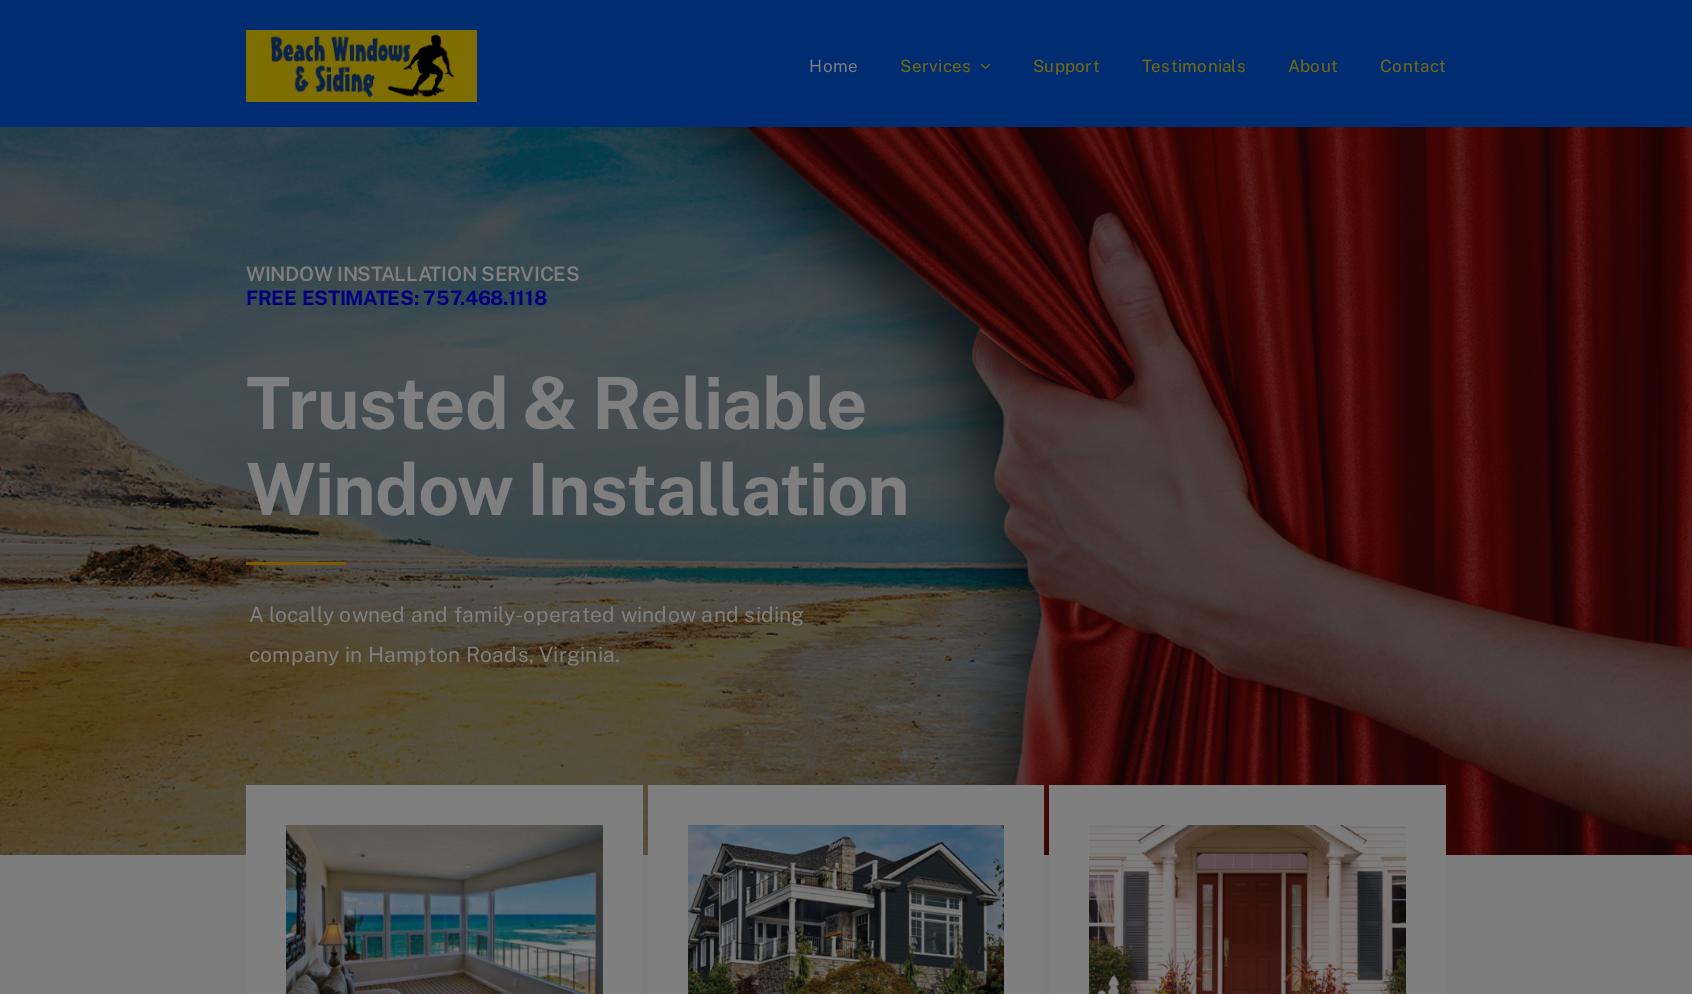 The width and height of the screenshot is (1692, 994). I want to click on 'Home', so click(833, 64).